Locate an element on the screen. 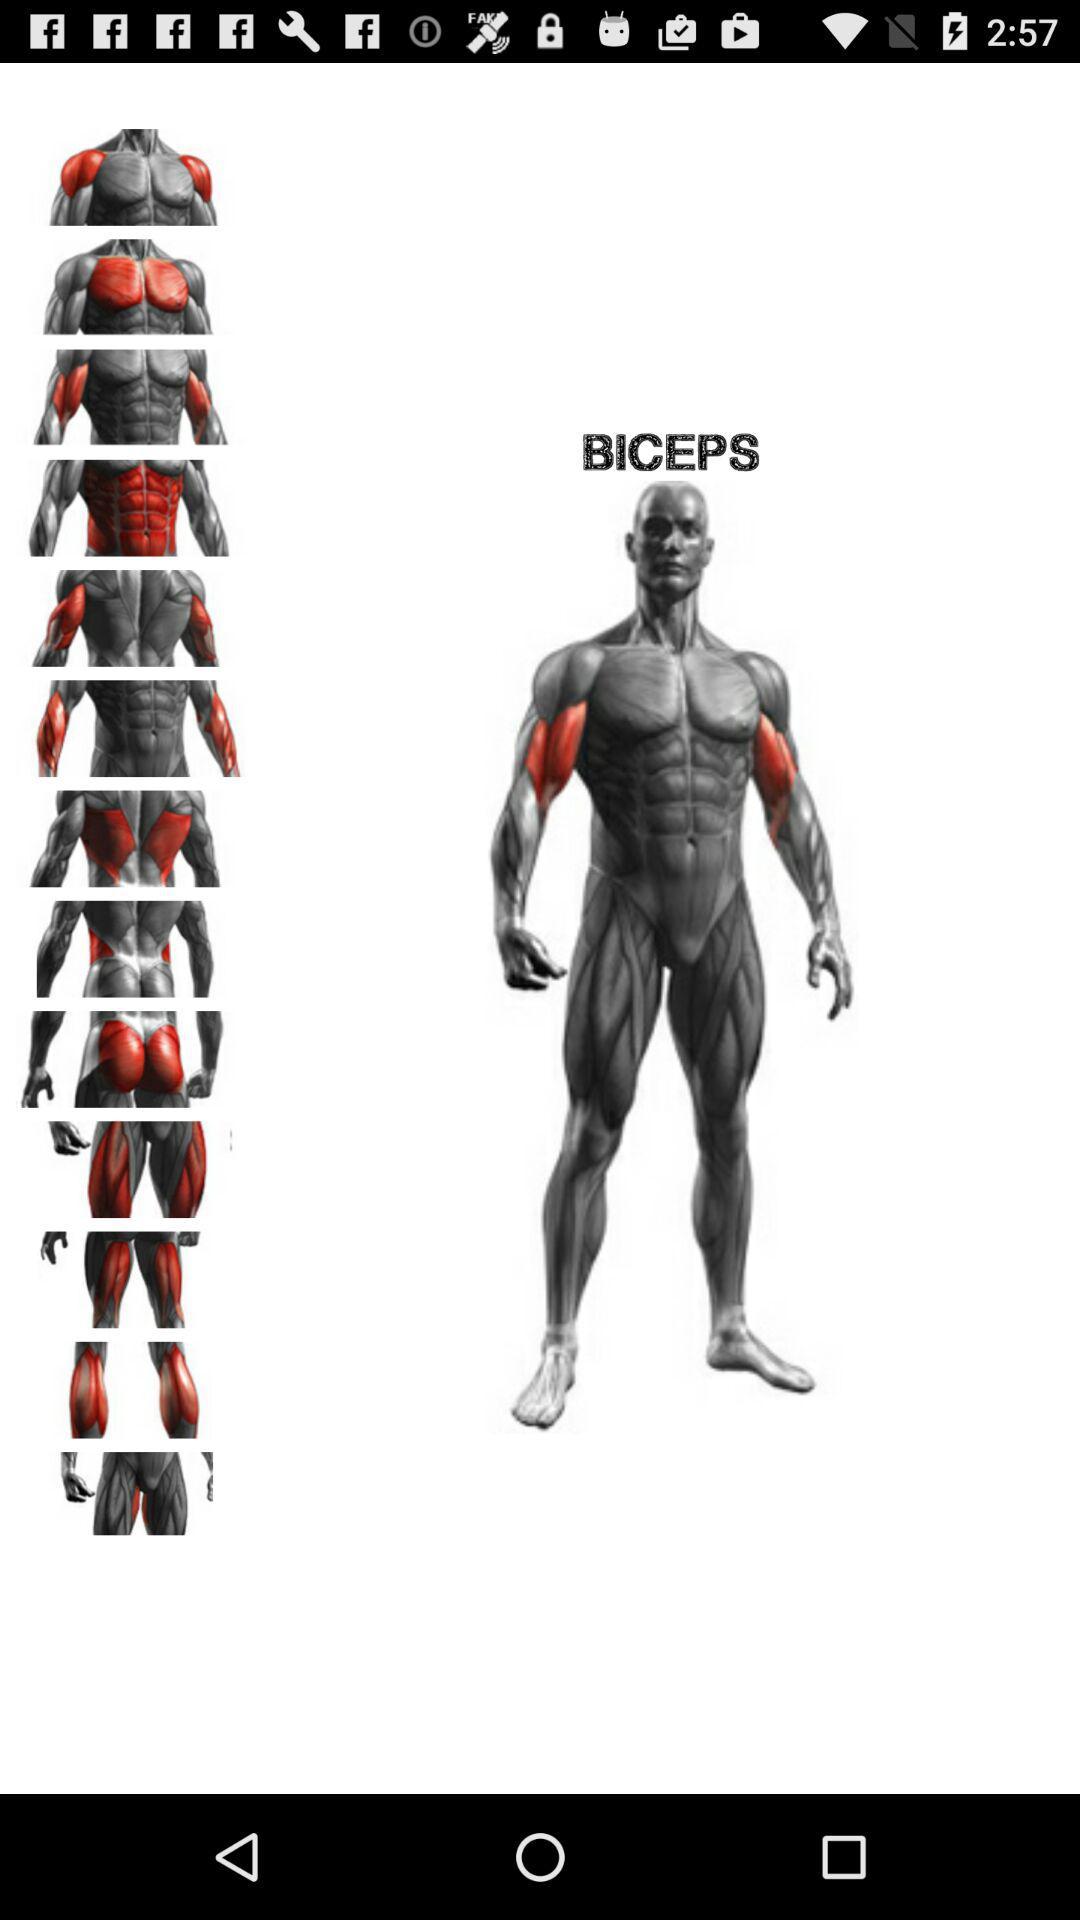 This screenshot has height=1920, width=1080. the font icon is located at coordinates (131, 1361).